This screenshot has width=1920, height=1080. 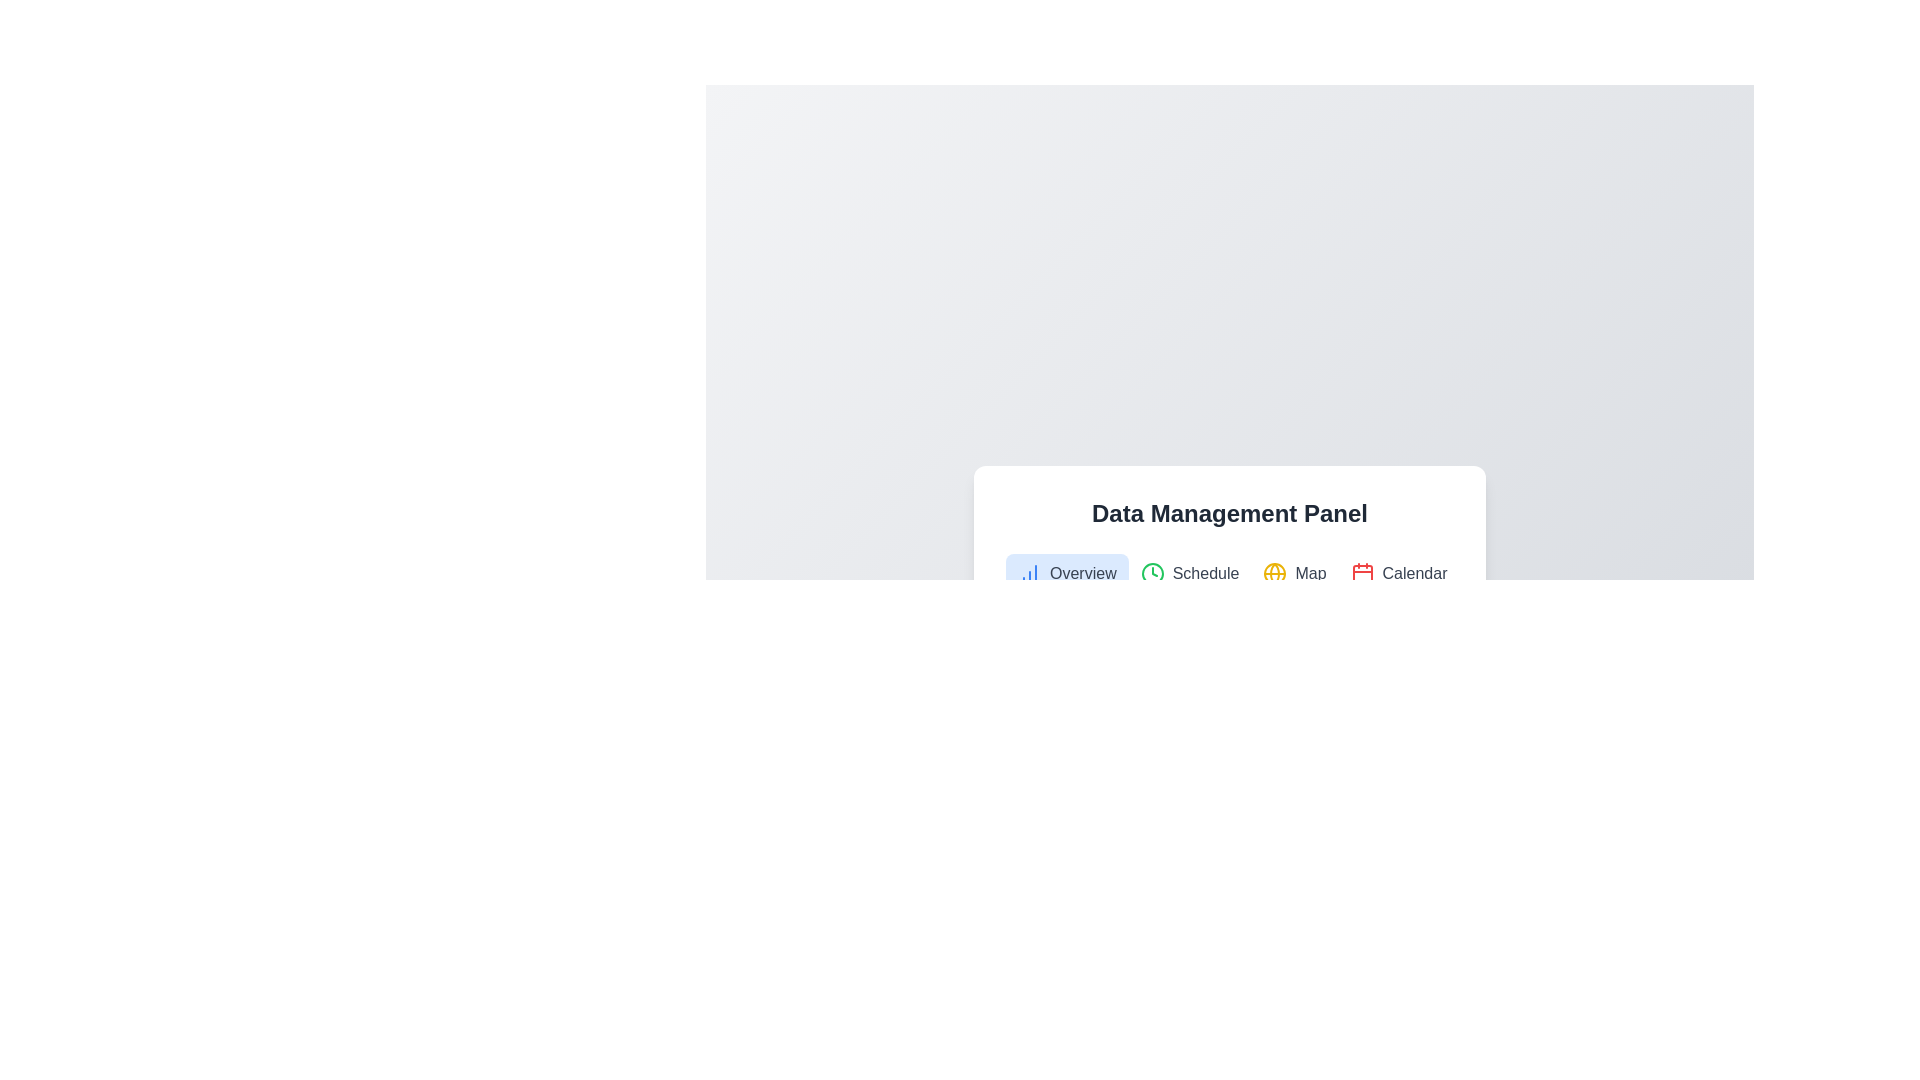 I want to click on the SVG Circle element in the top-right section of the Data Management Panel, so click(x=1274, y=574).